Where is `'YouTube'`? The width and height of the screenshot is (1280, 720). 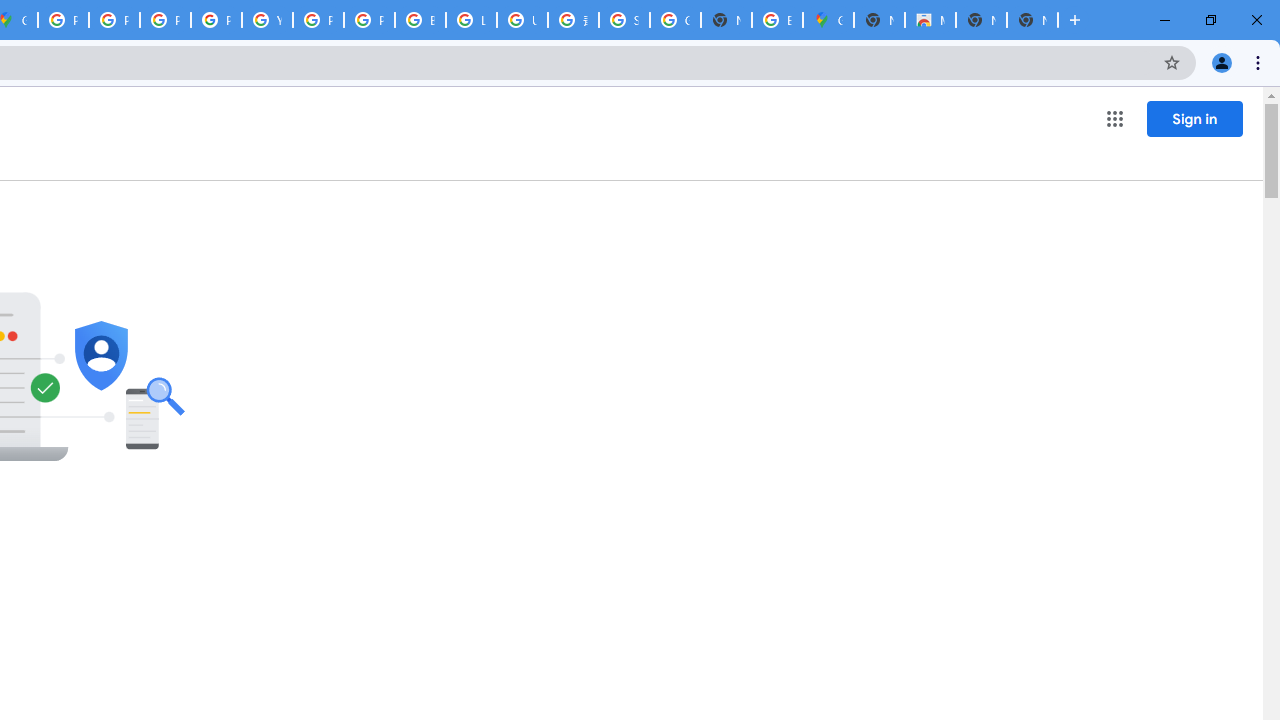 'YouTube' is located at coordinates (266, 20).